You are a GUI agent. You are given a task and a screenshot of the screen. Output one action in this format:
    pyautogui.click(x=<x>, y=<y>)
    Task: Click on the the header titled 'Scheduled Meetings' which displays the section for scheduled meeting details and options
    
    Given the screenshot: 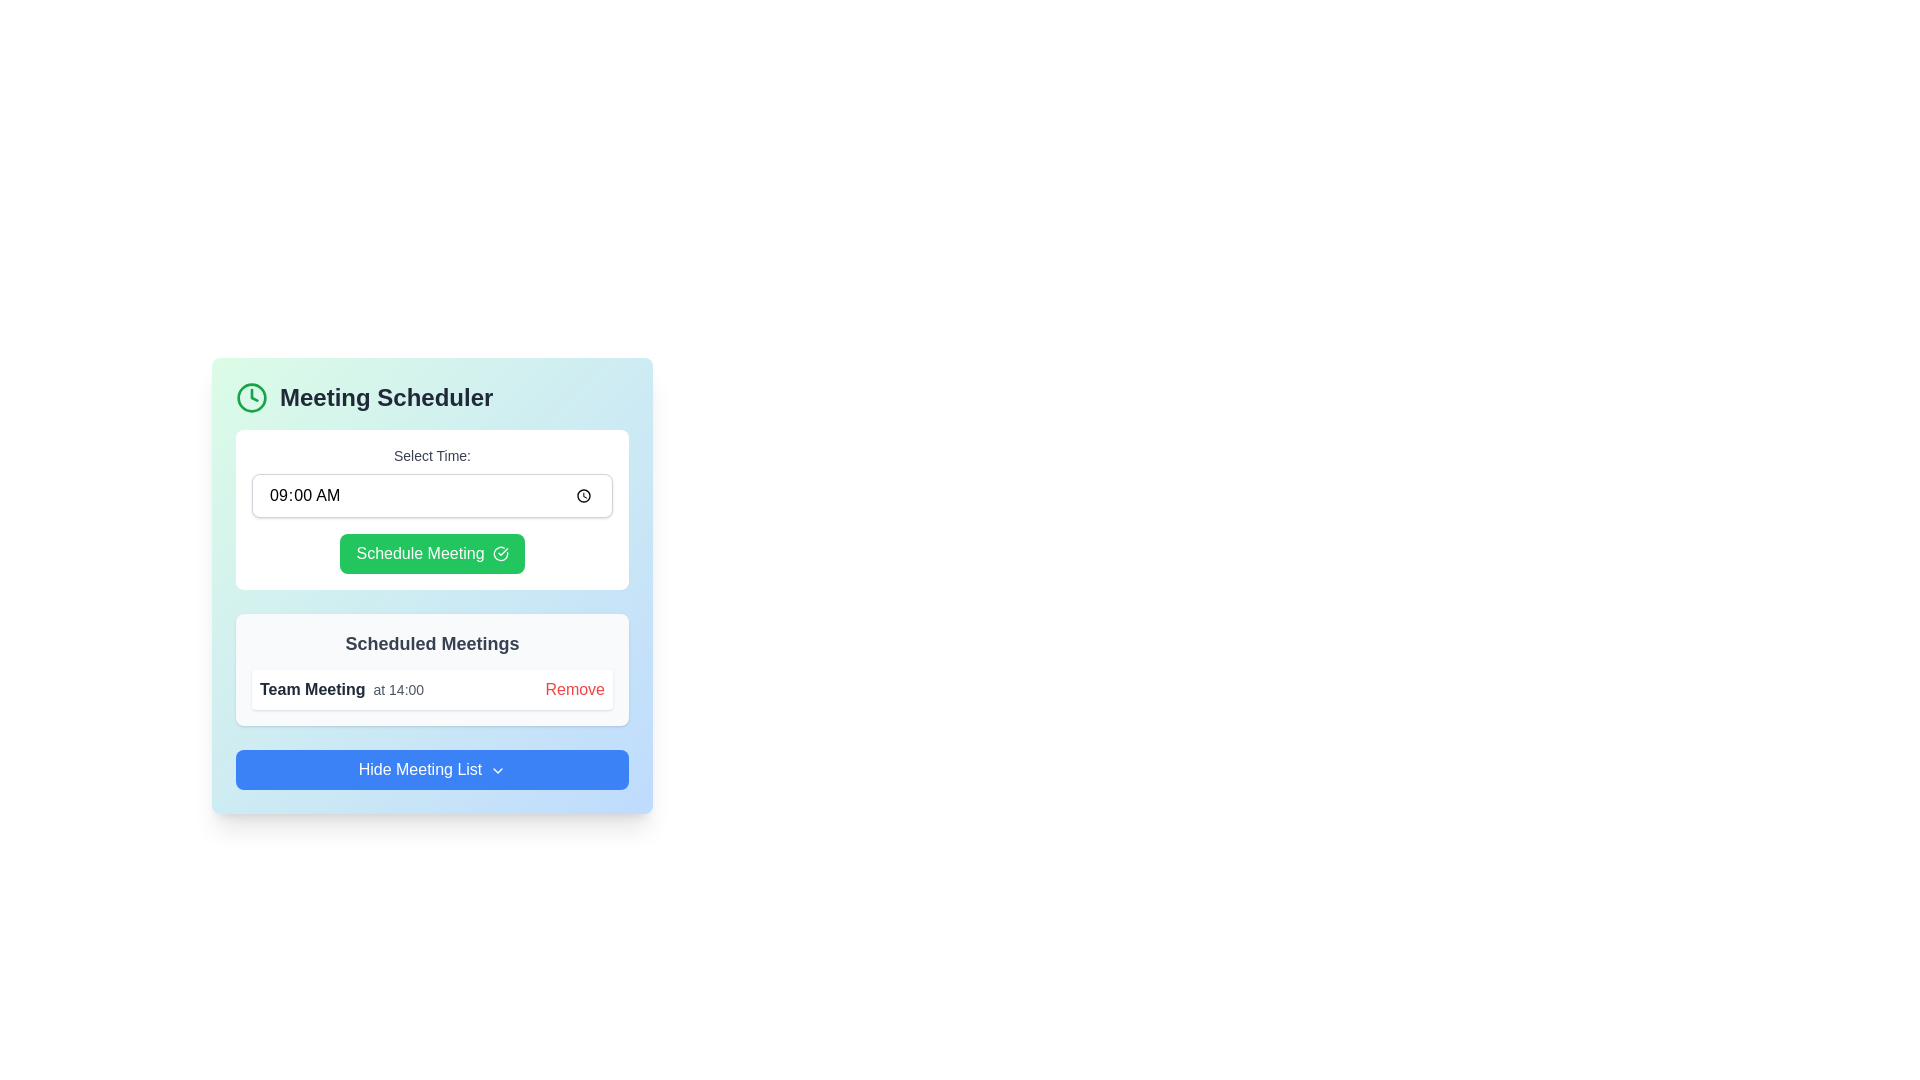 What is the action you would take?
    pyautogui.click(x=431, y=644)
    